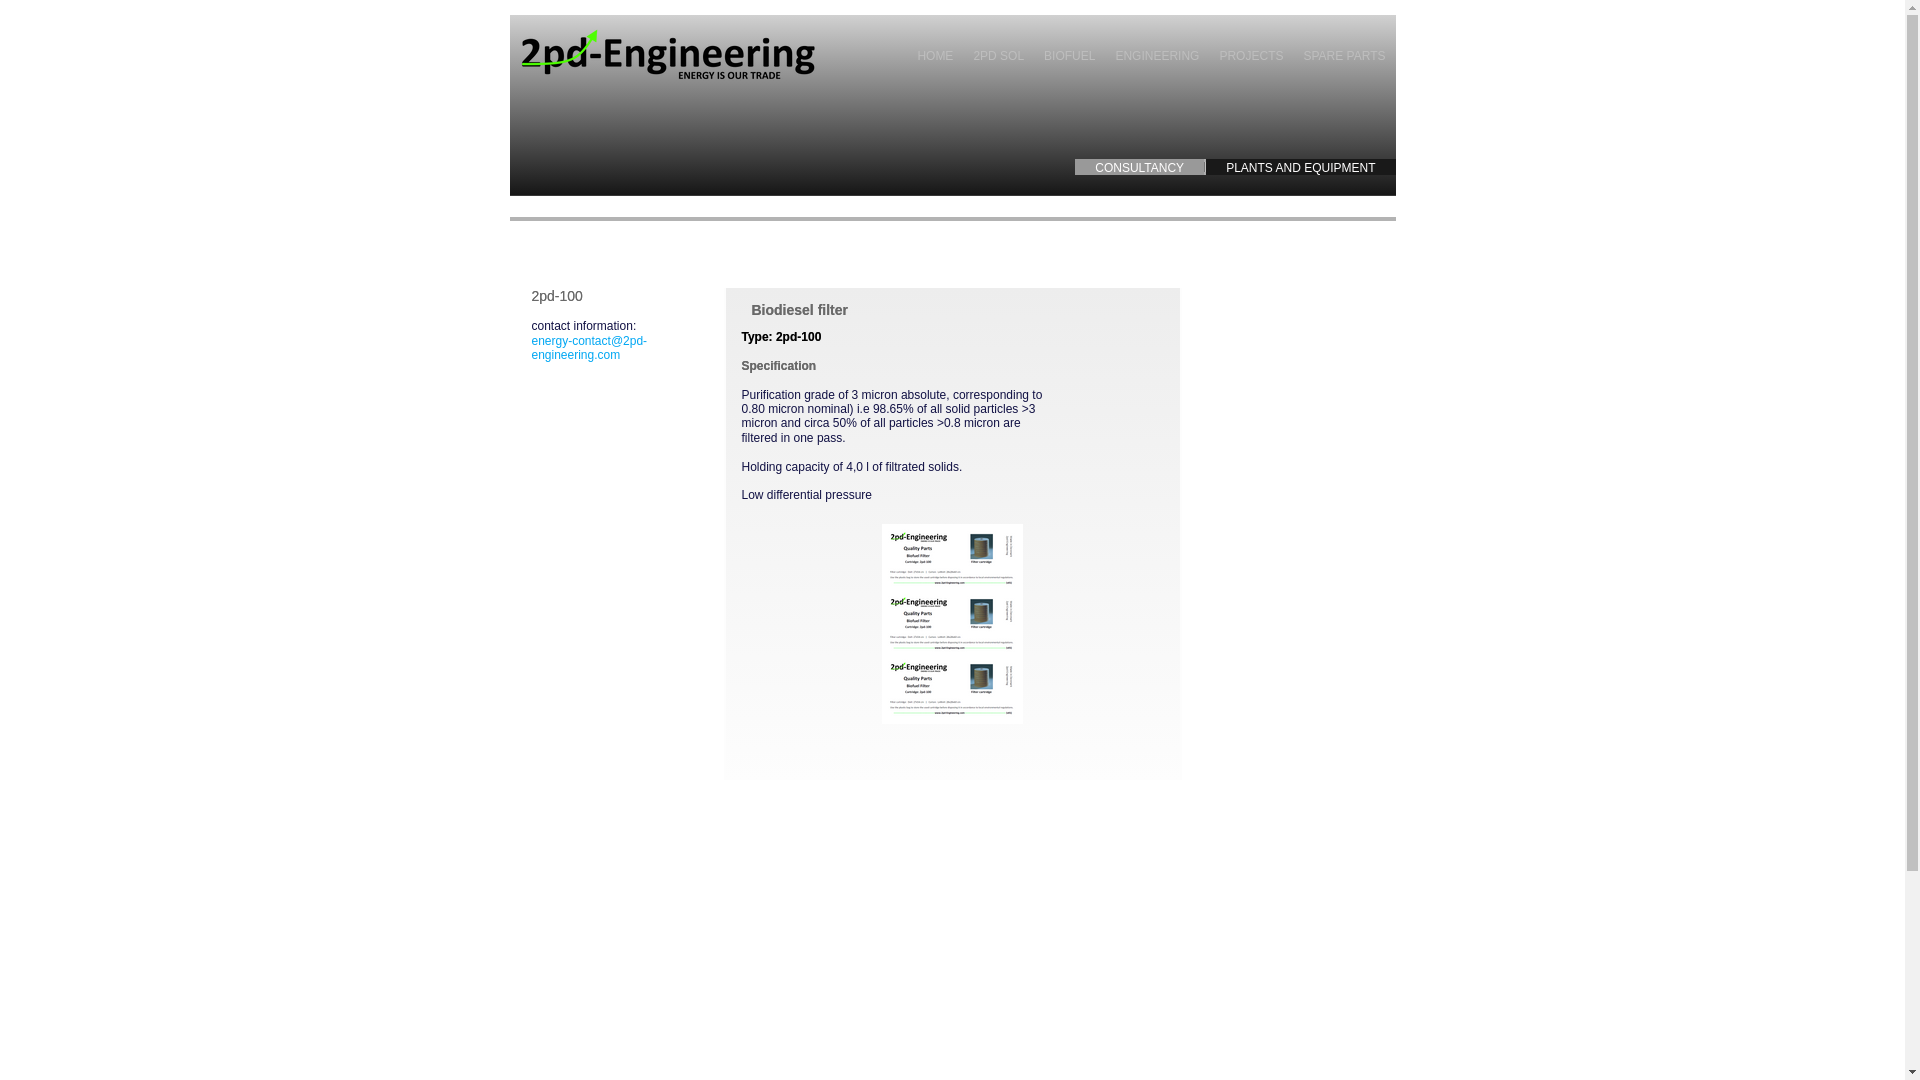 This screenshot has width=1920, height=1080. What do you see at coordinates (1250, 55) in the screenshot?
I see `'PROJECTS'` at bounding box center [1250, 55].